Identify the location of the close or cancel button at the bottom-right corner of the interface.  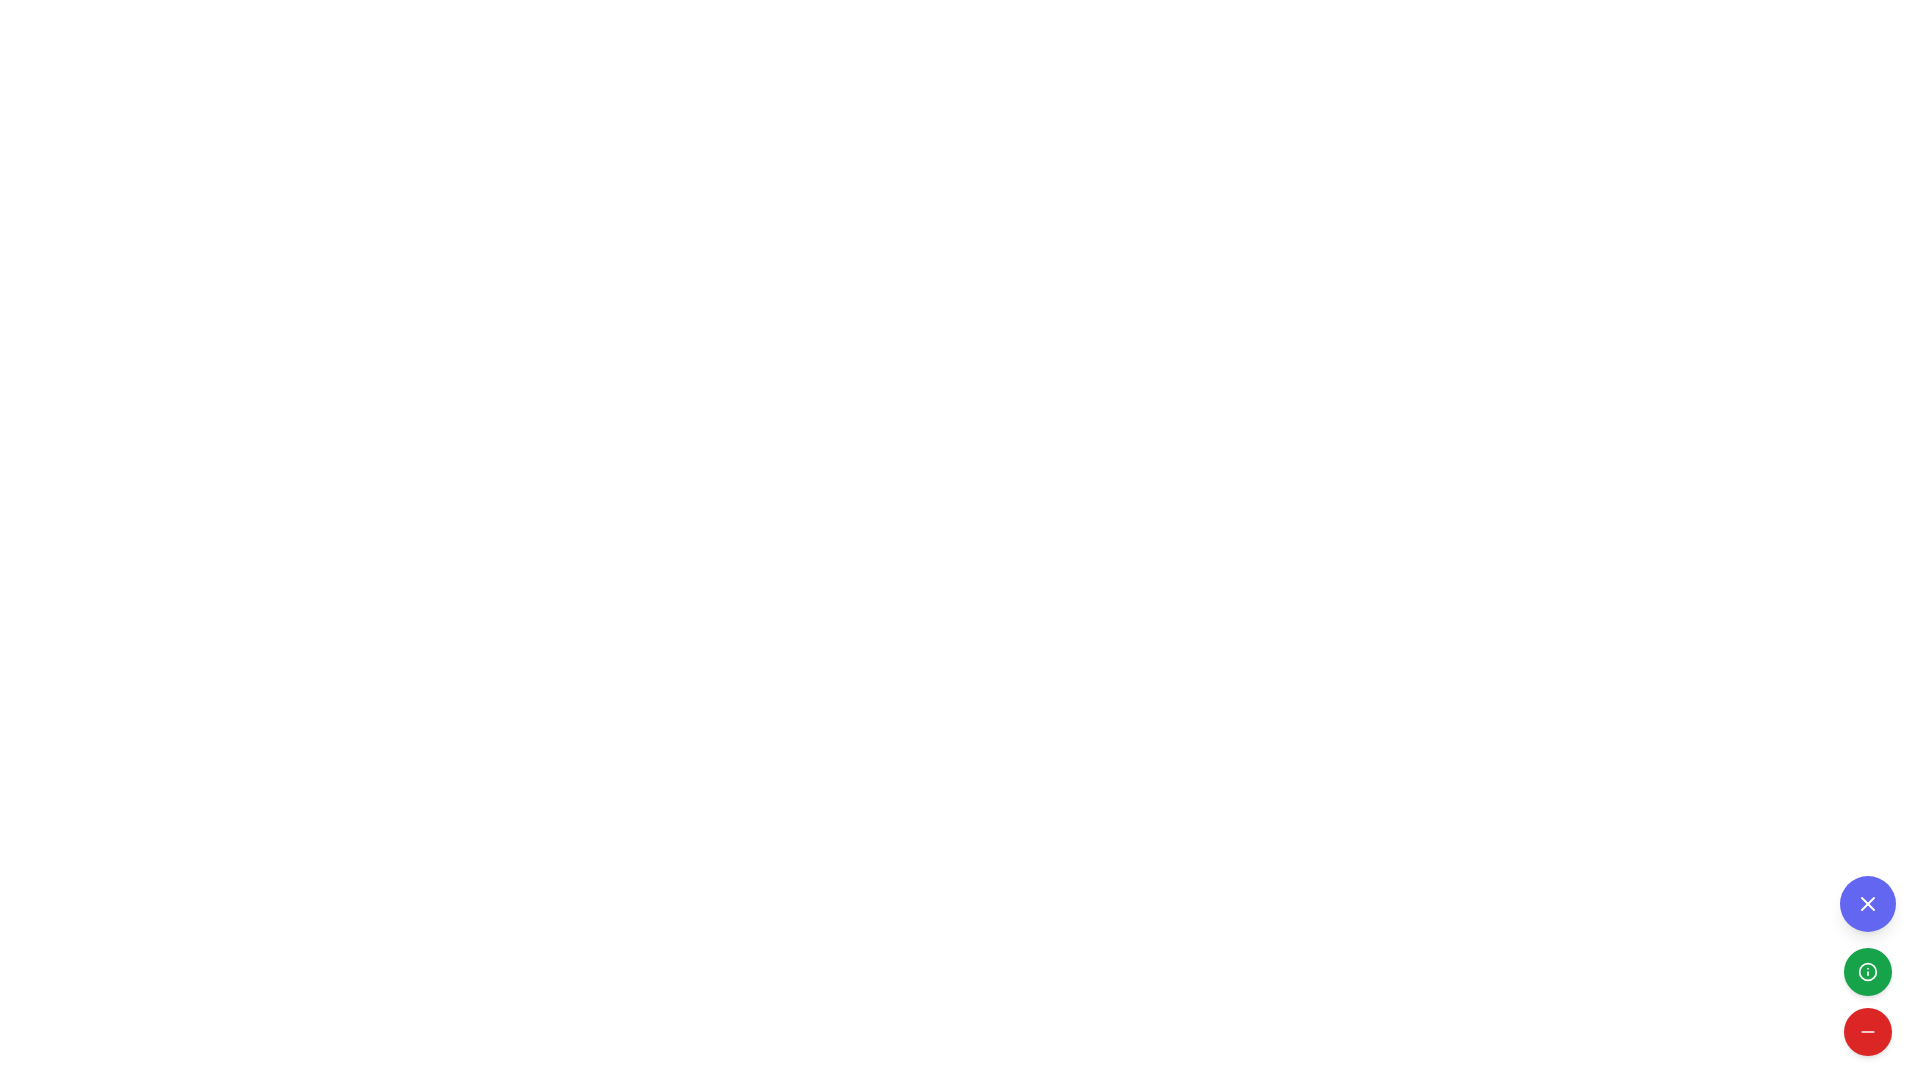
(1866, 903).